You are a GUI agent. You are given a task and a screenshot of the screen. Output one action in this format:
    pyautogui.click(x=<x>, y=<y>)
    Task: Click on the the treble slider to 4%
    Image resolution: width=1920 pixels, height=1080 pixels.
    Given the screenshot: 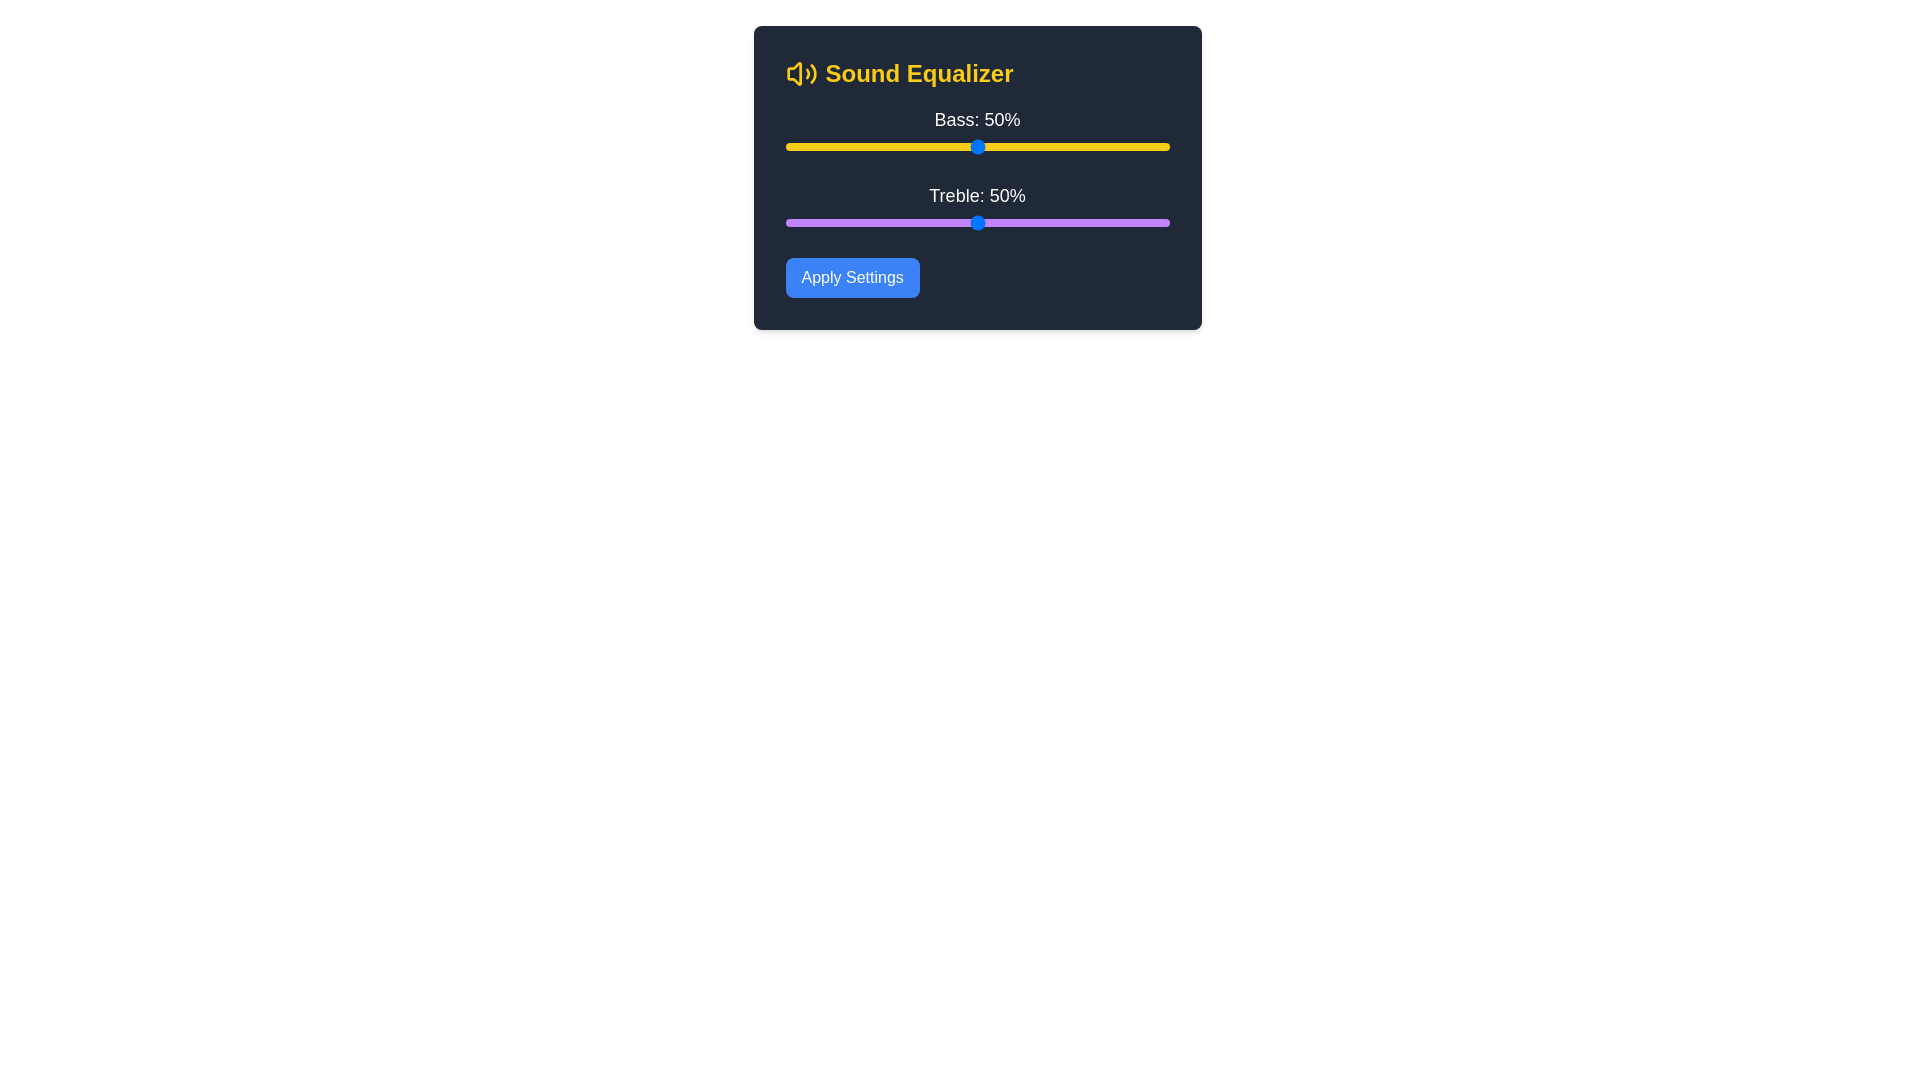 What is the action you would take?
    pyautogui.click(x=800, y=223)
    